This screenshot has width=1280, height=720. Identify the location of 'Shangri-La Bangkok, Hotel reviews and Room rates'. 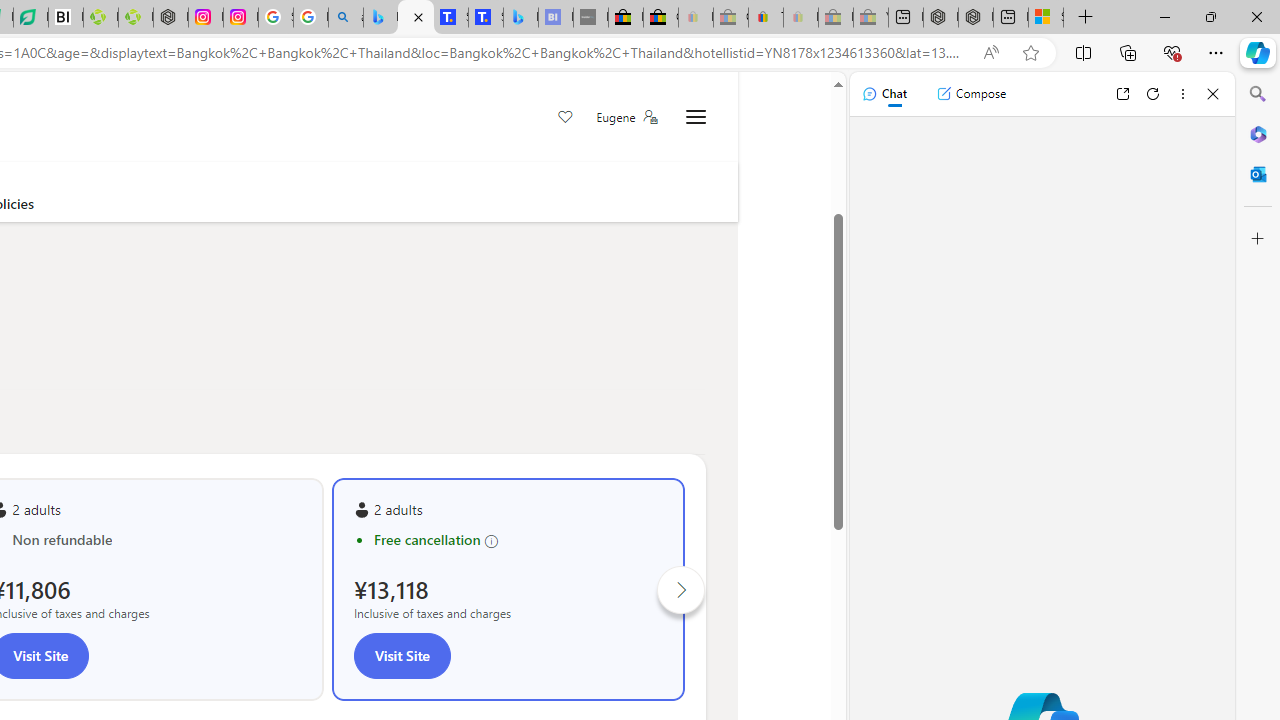
(485, 17).